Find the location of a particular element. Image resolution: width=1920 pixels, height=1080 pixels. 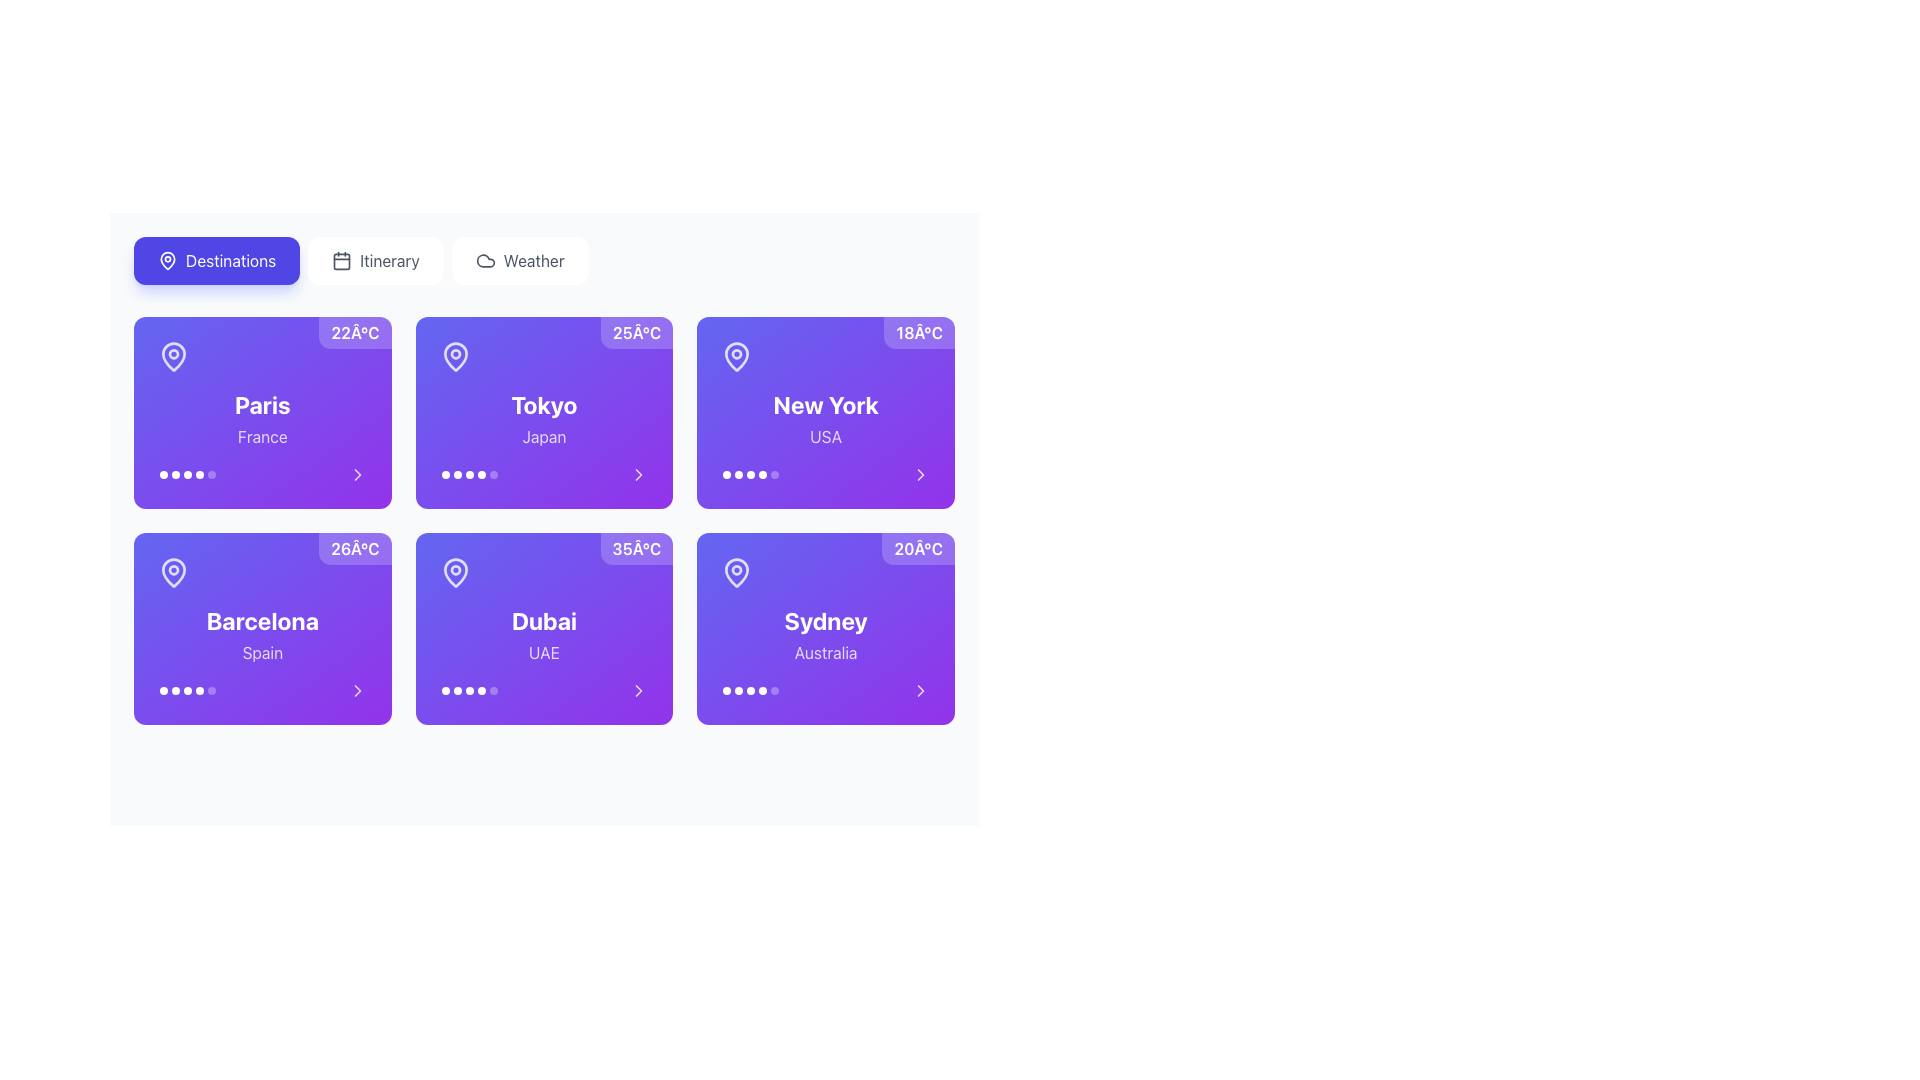

the geographical location icon located in the card titled 'Sydney' with the subtitle 'Australia', positioned above the 'Sydney' text and below the temperature display is located at coordinates (736, 573).